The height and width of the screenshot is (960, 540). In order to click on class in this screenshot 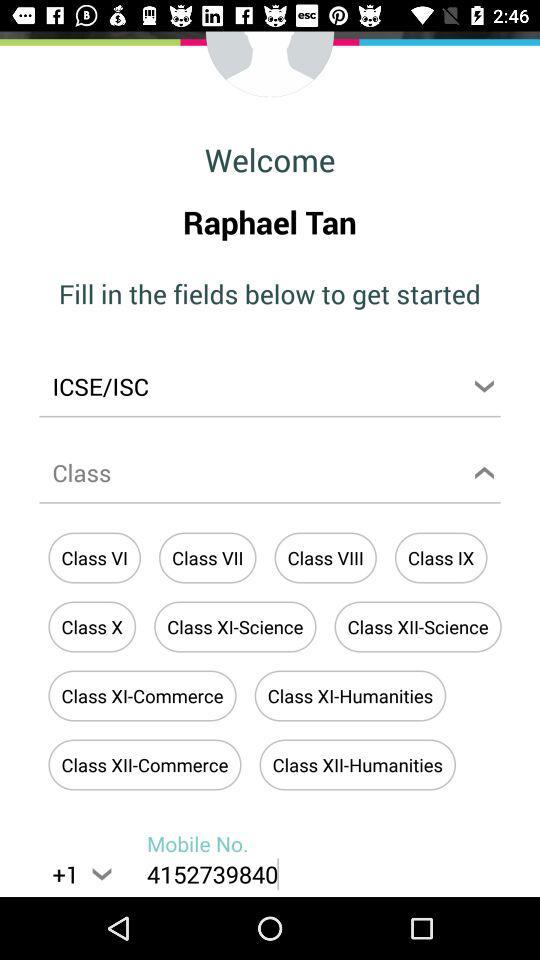, I will do `click(270, 476)`.